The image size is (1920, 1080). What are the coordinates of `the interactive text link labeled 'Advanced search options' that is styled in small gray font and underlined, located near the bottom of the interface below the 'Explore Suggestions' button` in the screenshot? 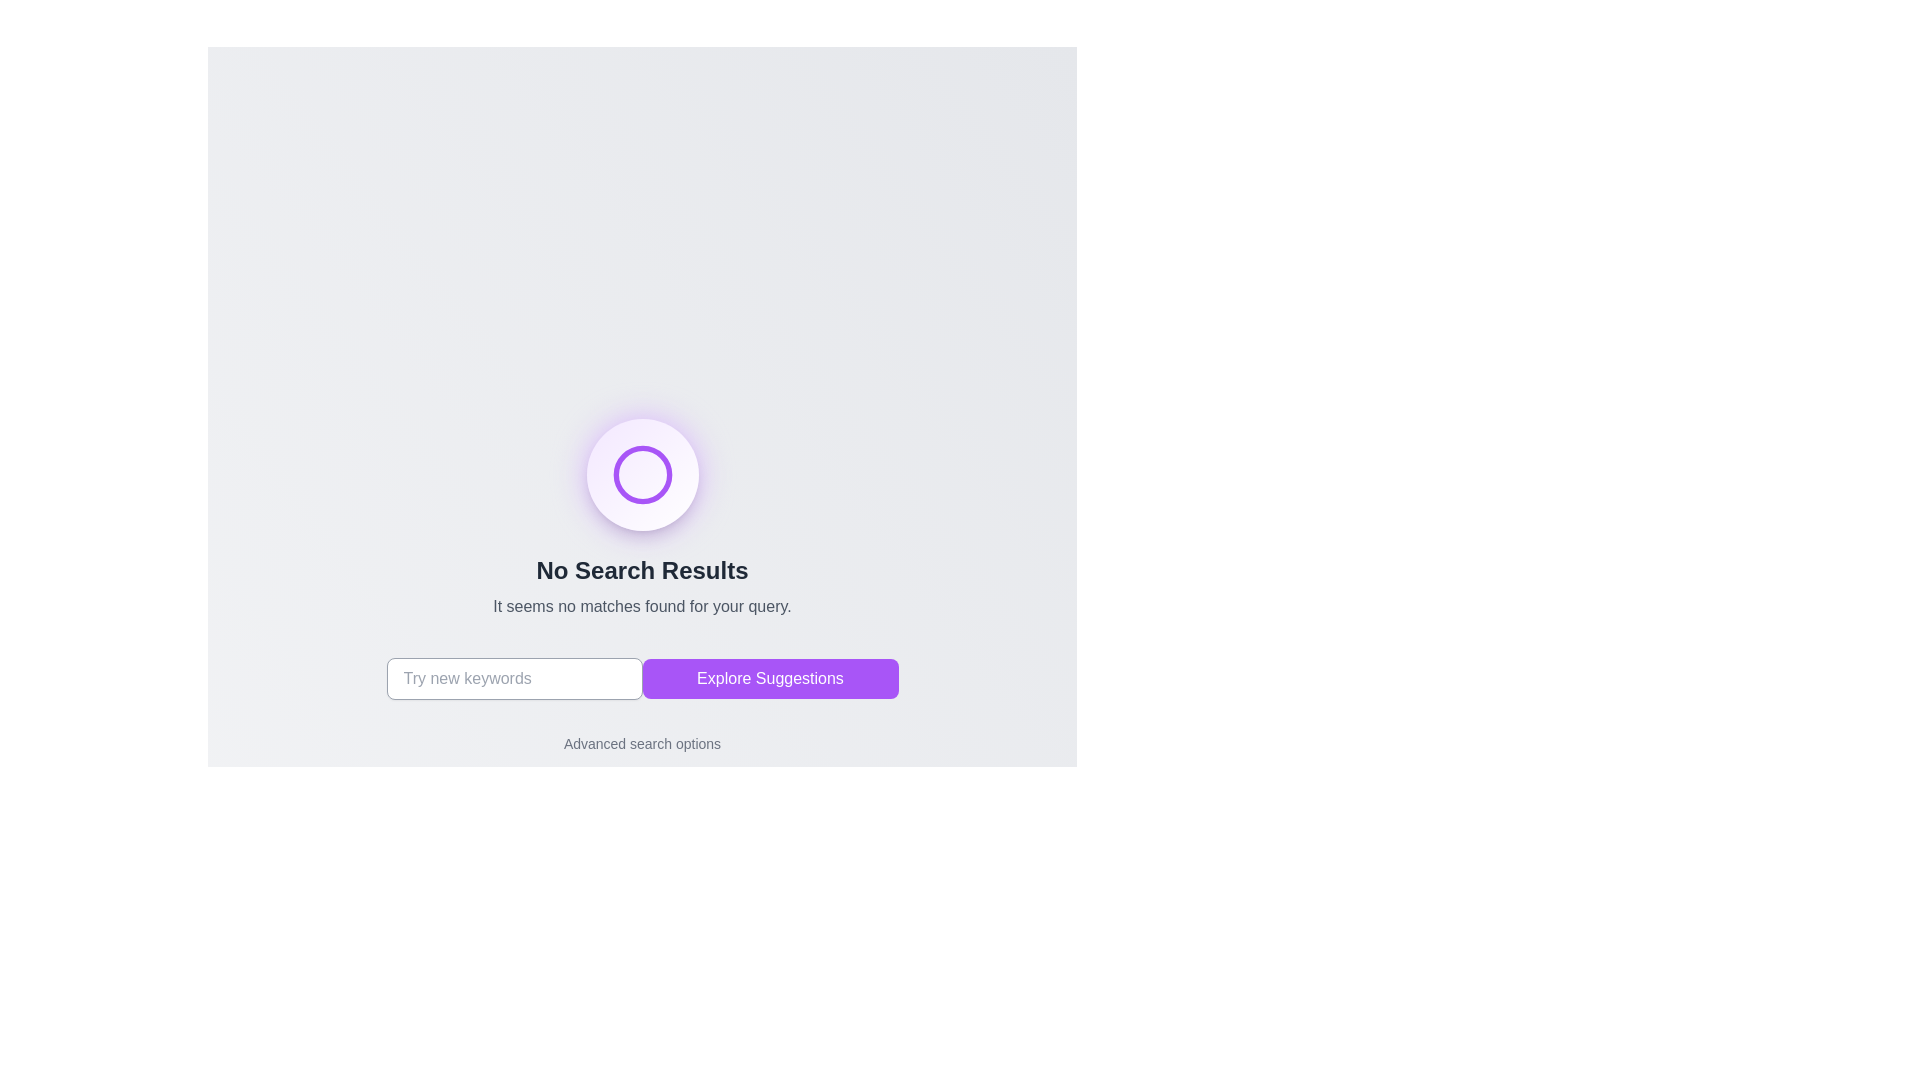 It's located at (642, 743).